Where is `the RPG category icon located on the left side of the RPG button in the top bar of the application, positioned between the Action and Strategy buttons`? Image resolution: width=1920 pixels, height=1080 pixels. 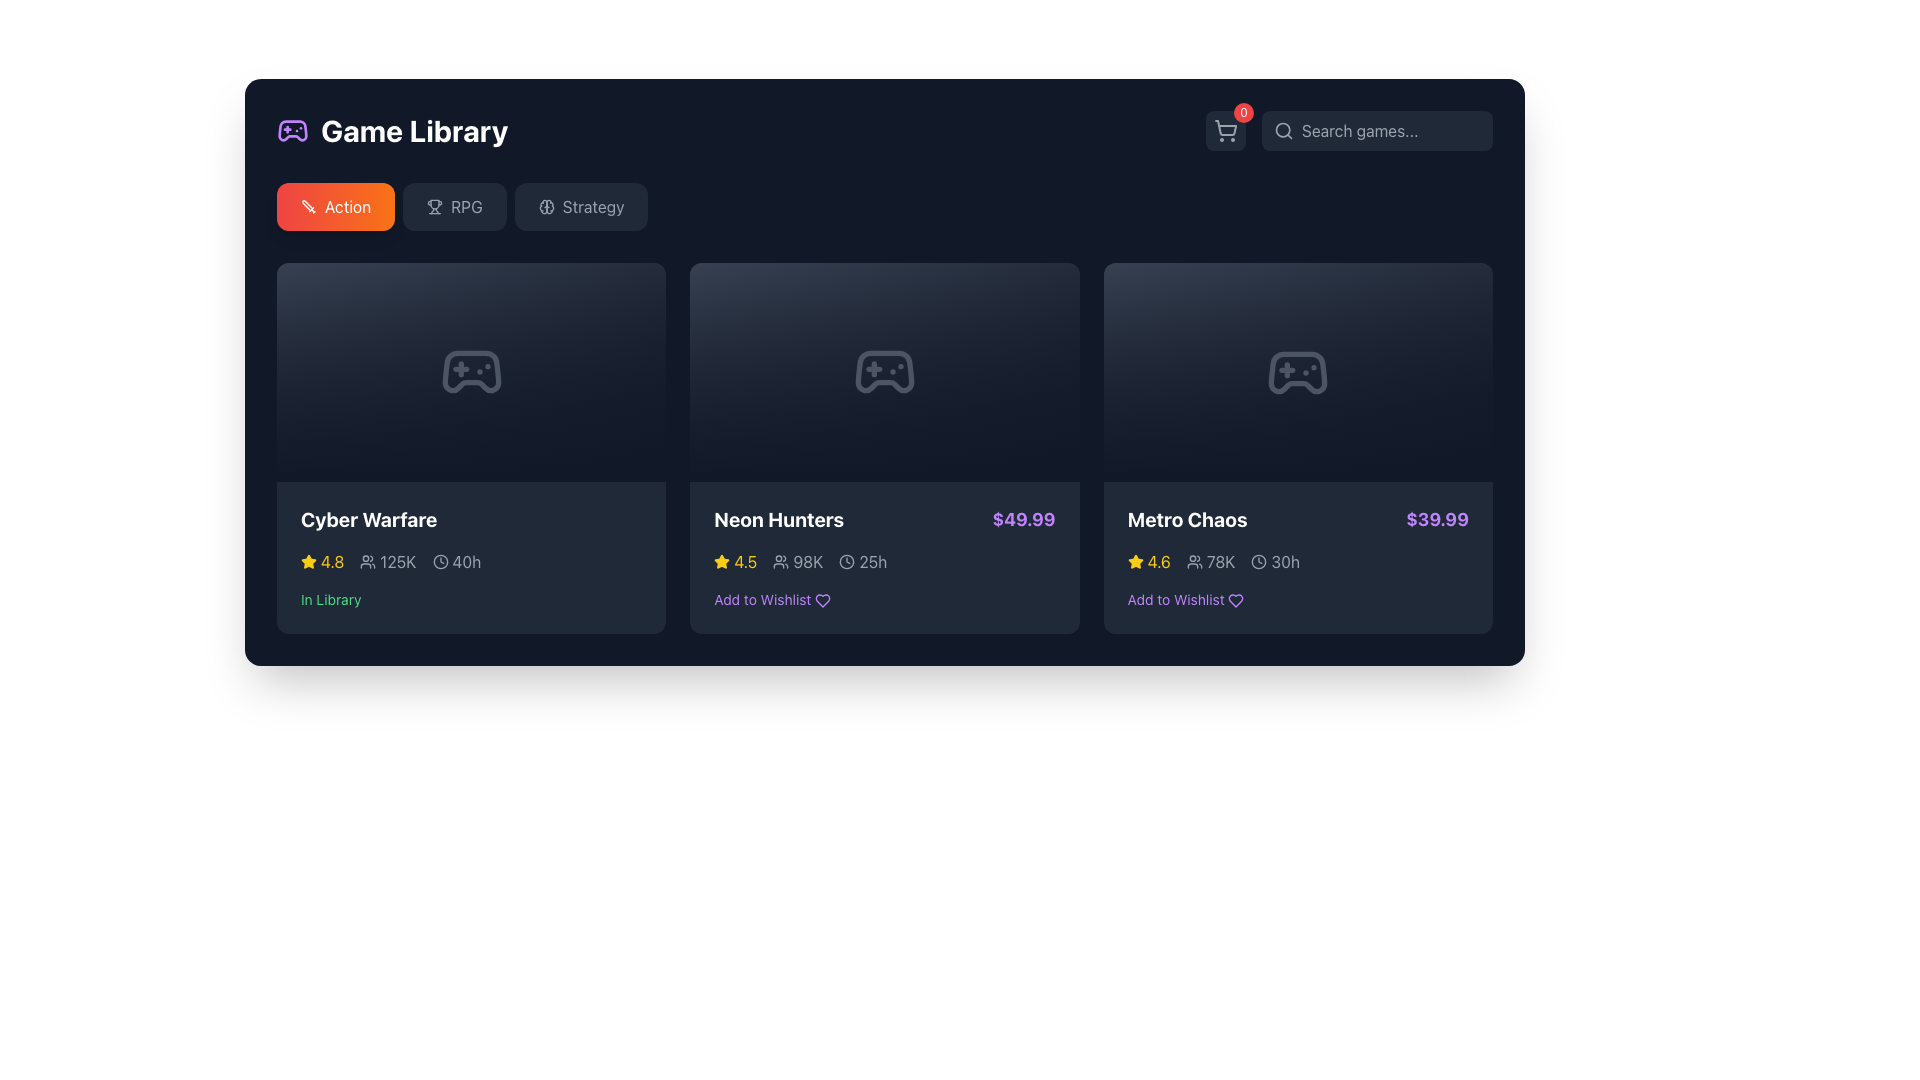
the RPG category icon located on the left side of the RPG button in the top bar of the application, positioned between the Action and Strategy buttons is located at coordinates (434, 207).